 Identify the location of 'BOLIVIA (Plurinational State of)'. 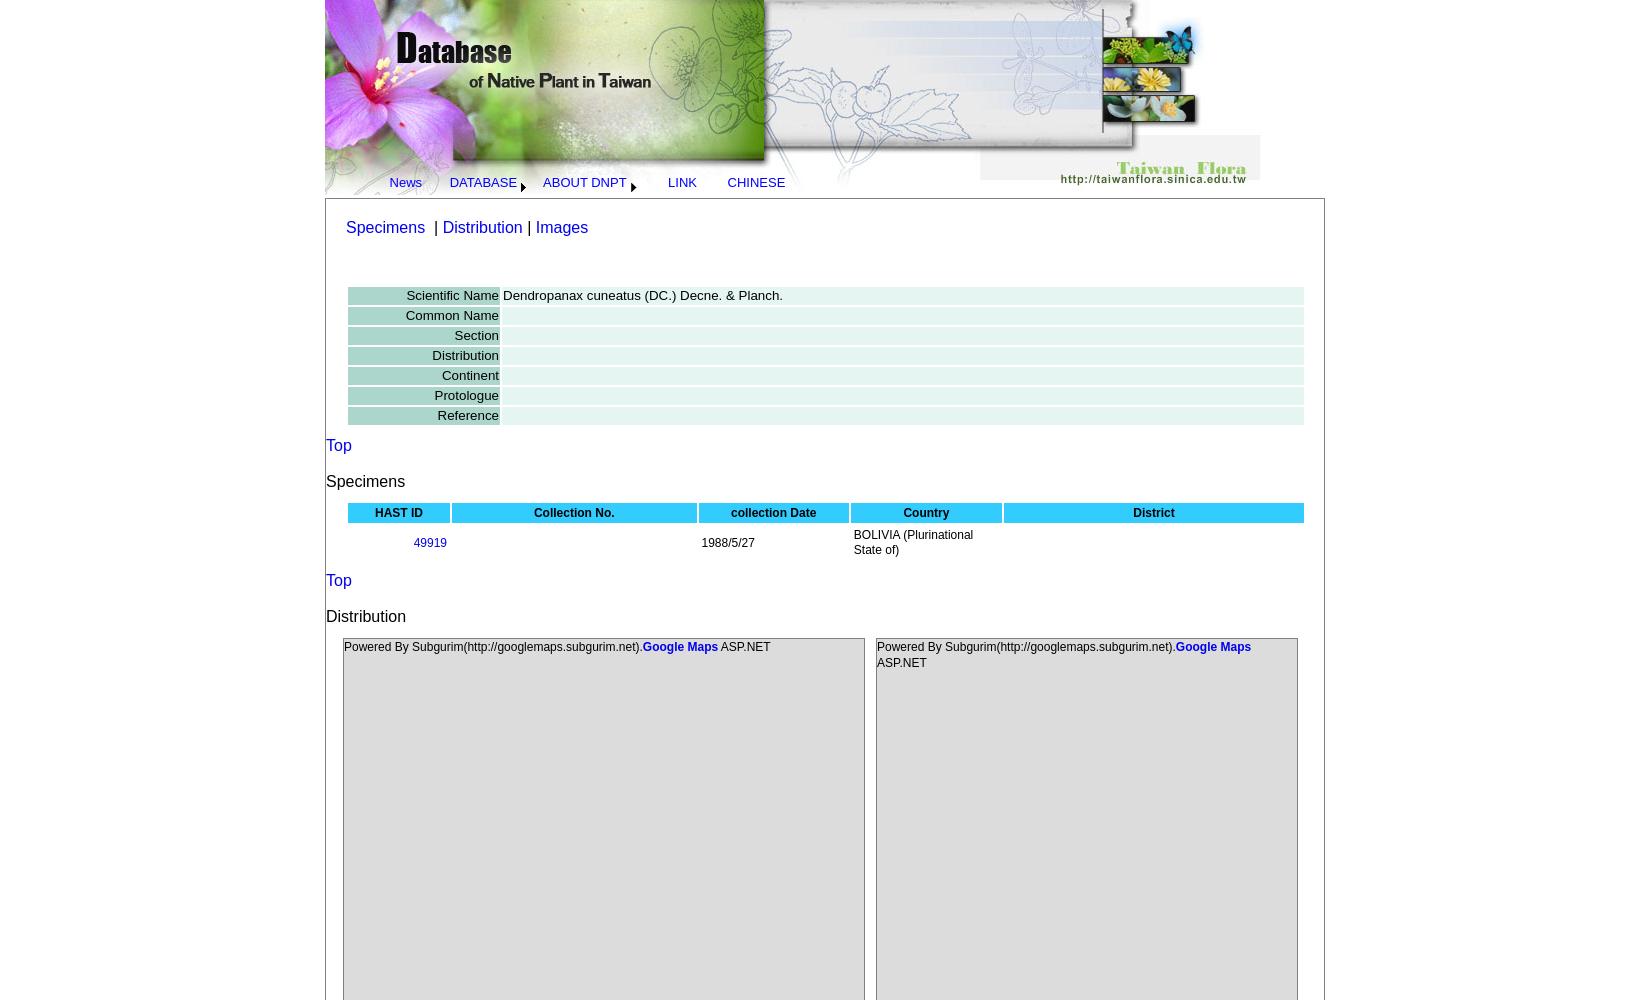
(912, 542).